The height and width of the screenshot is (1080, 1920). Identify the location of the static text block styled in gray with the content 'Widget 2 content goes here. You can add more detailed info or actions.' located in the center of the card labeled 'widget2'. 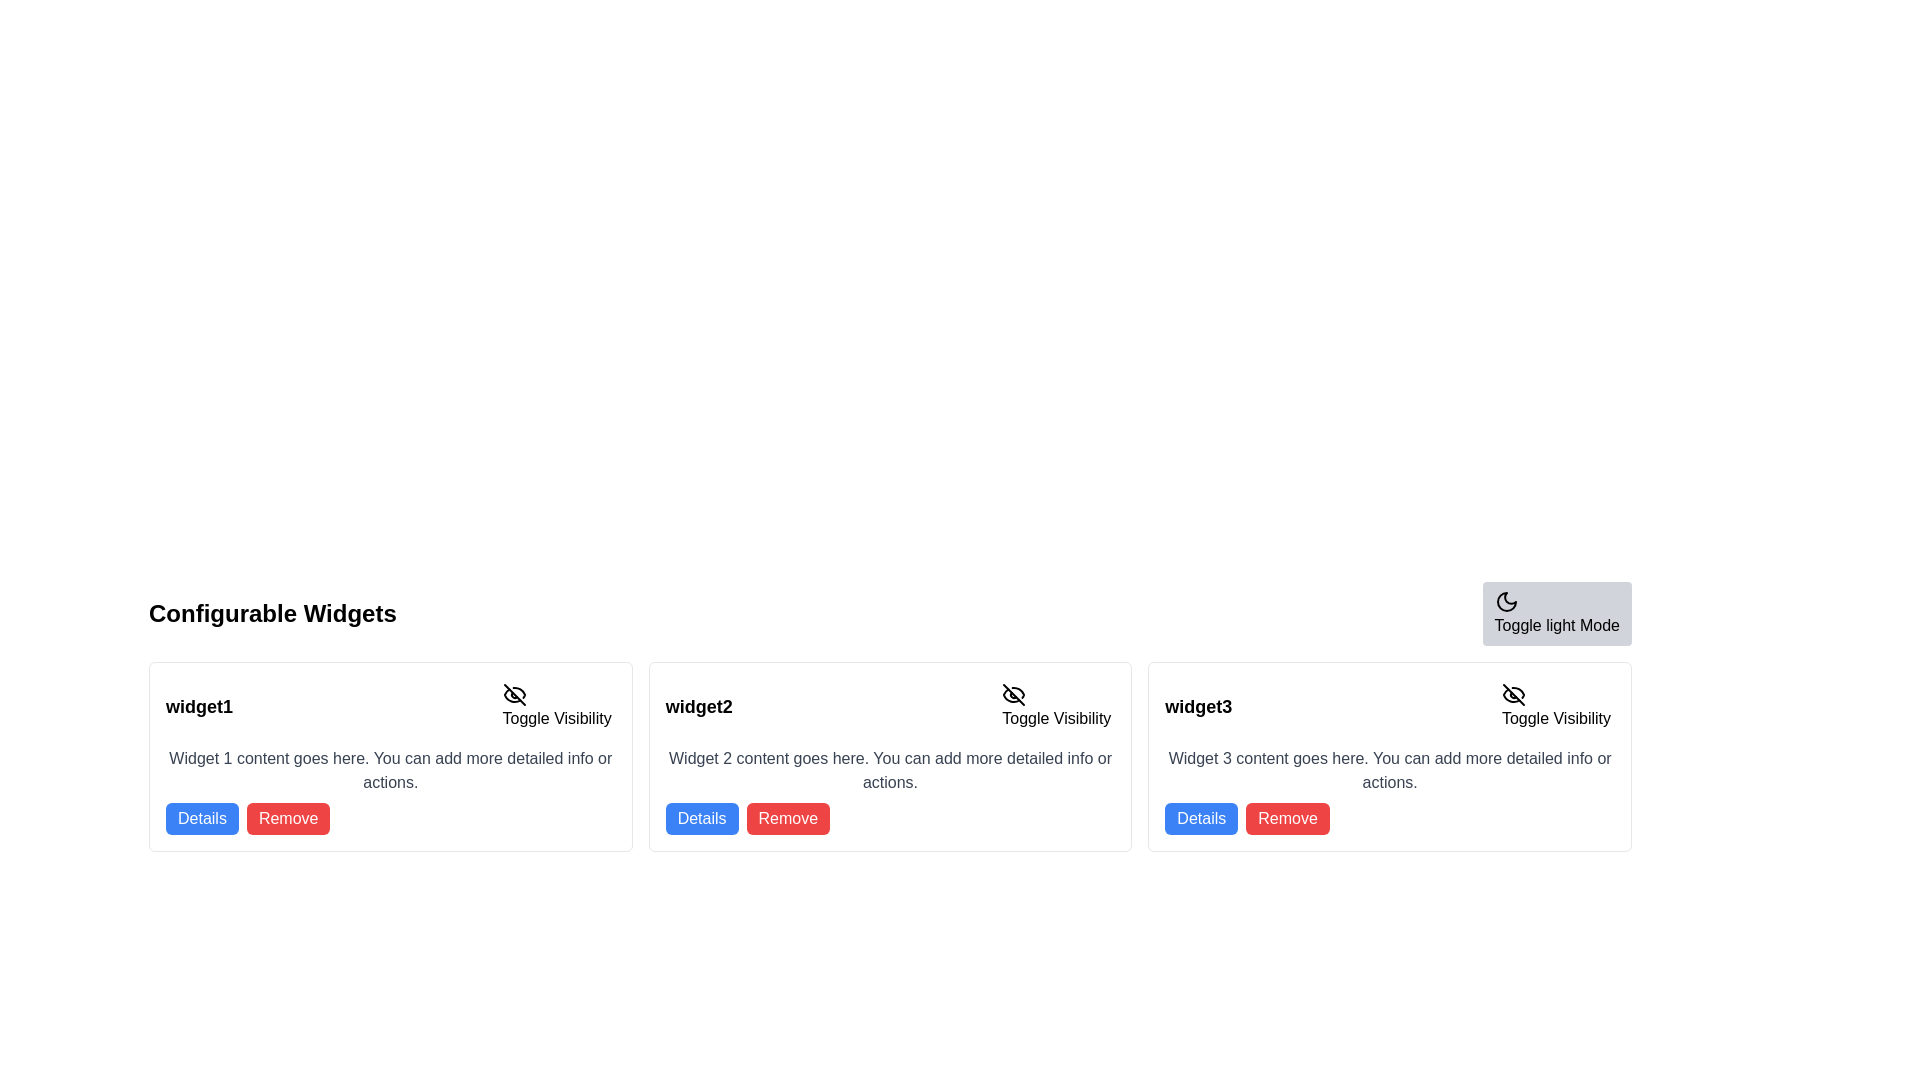
(889, 770).